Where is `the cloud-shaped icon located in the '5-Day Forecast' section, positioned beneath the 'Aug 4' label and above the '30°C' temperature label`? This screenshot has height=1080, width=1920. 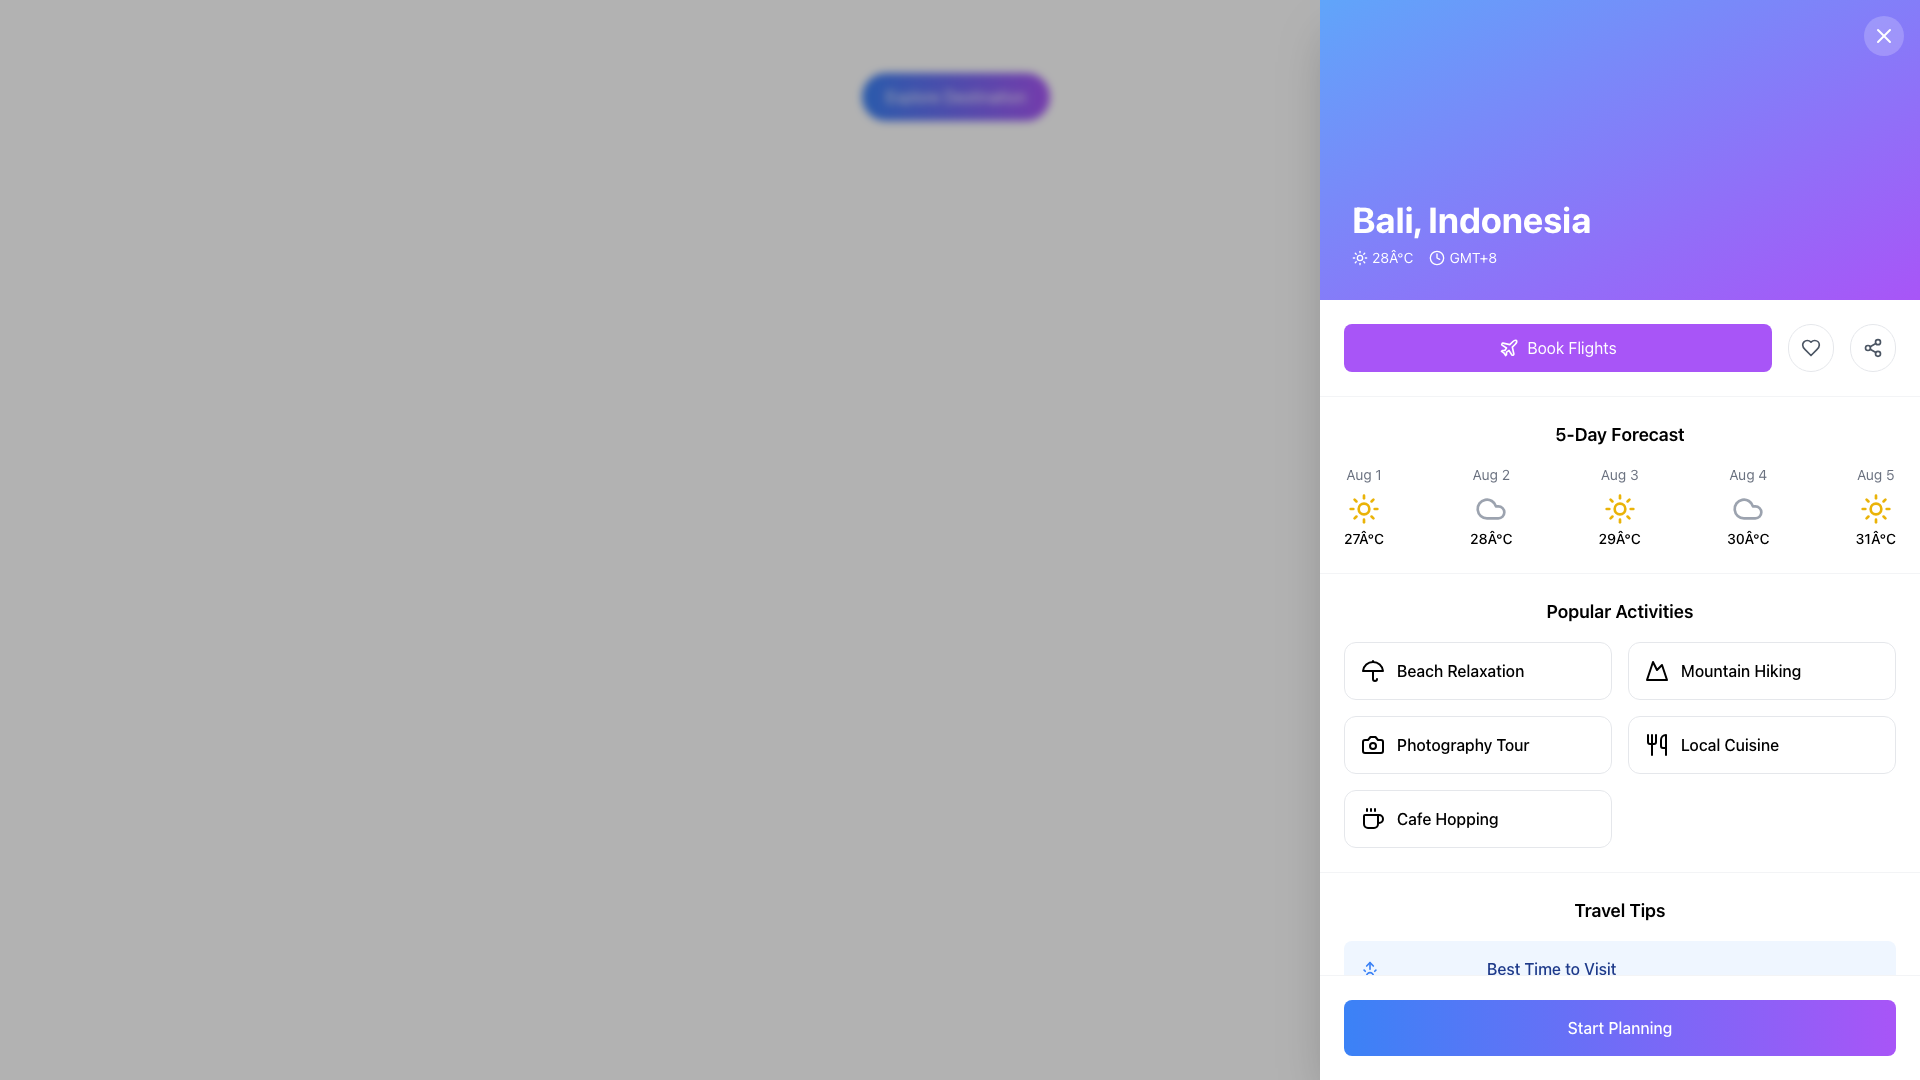 the cloud-shaped icon located in the '5-Day Forecast' section, positioned beneath the 'Aug 4' label and above the '30°C' temperature label is located at coordinates (1747, 508).